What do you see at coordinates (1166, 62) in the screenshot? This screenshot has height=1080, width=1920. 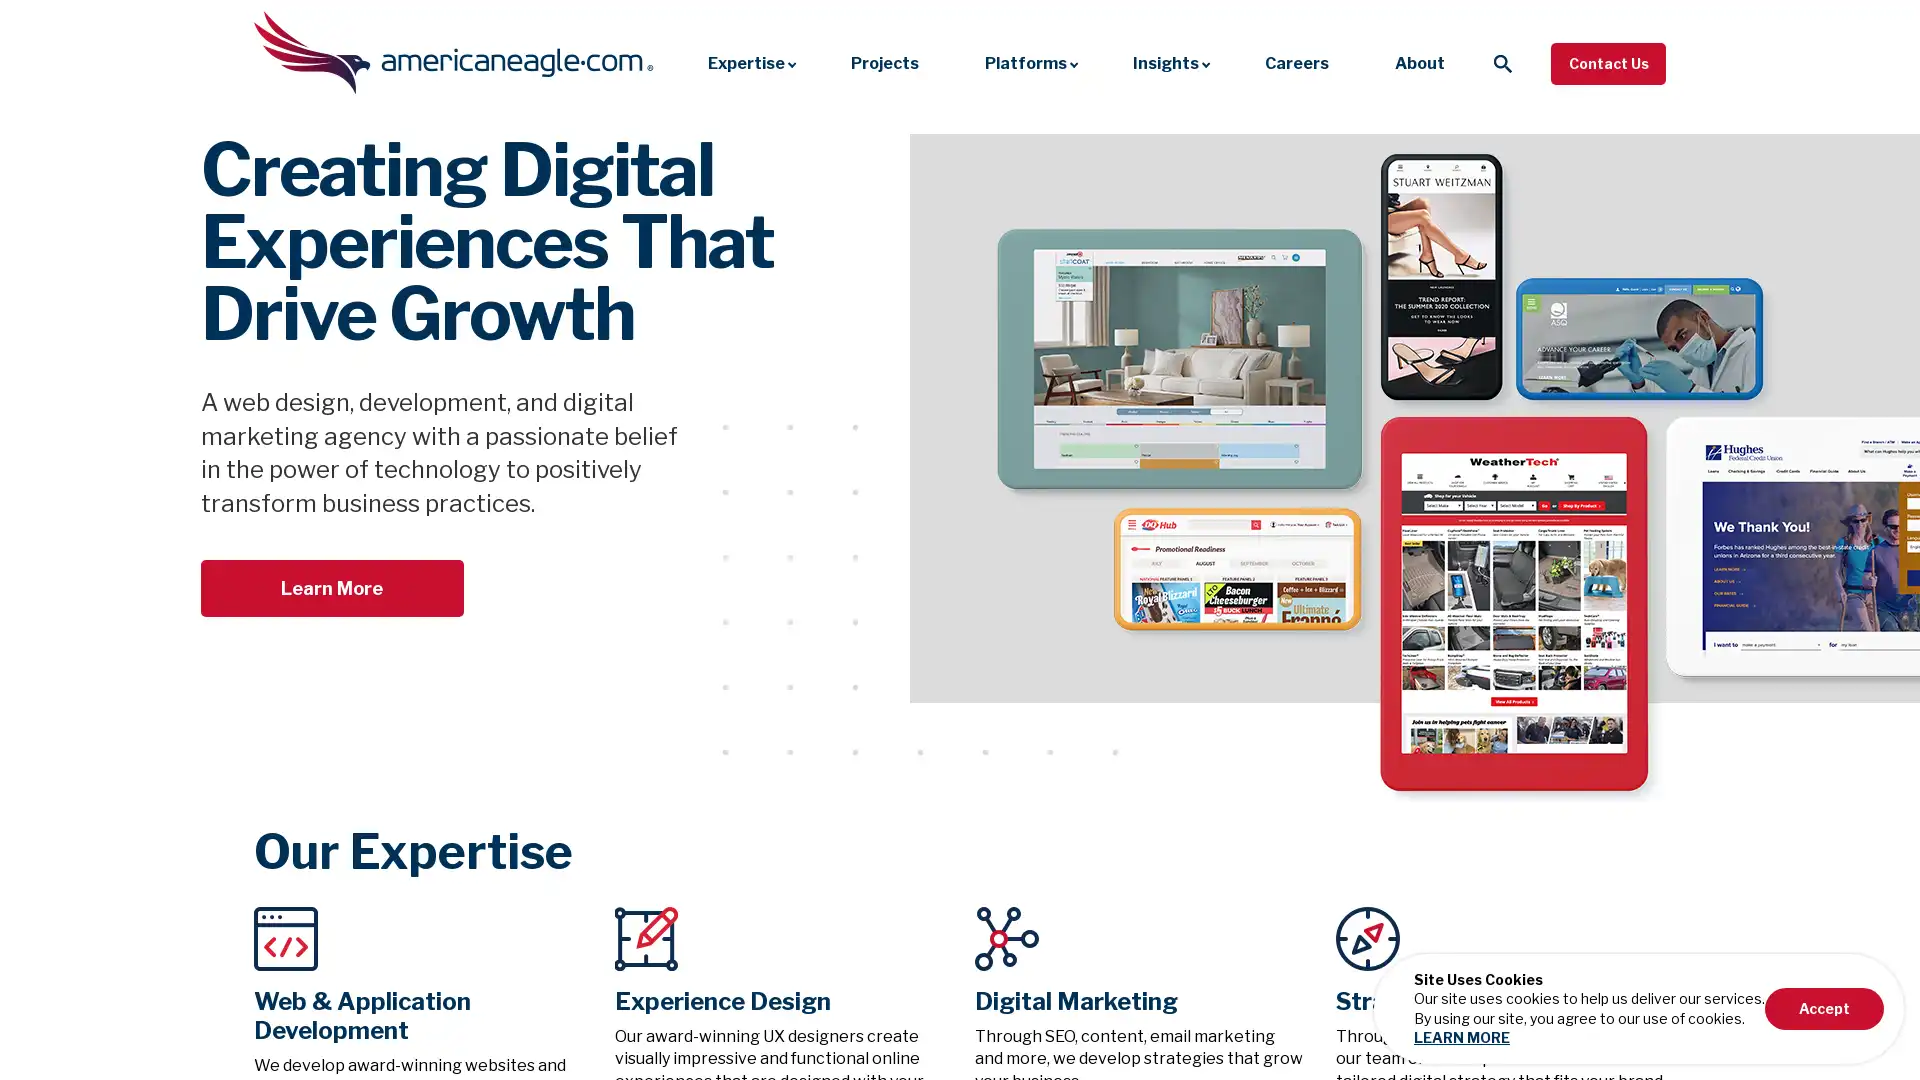 I see `Insights` at bounding box center [1166, 62].